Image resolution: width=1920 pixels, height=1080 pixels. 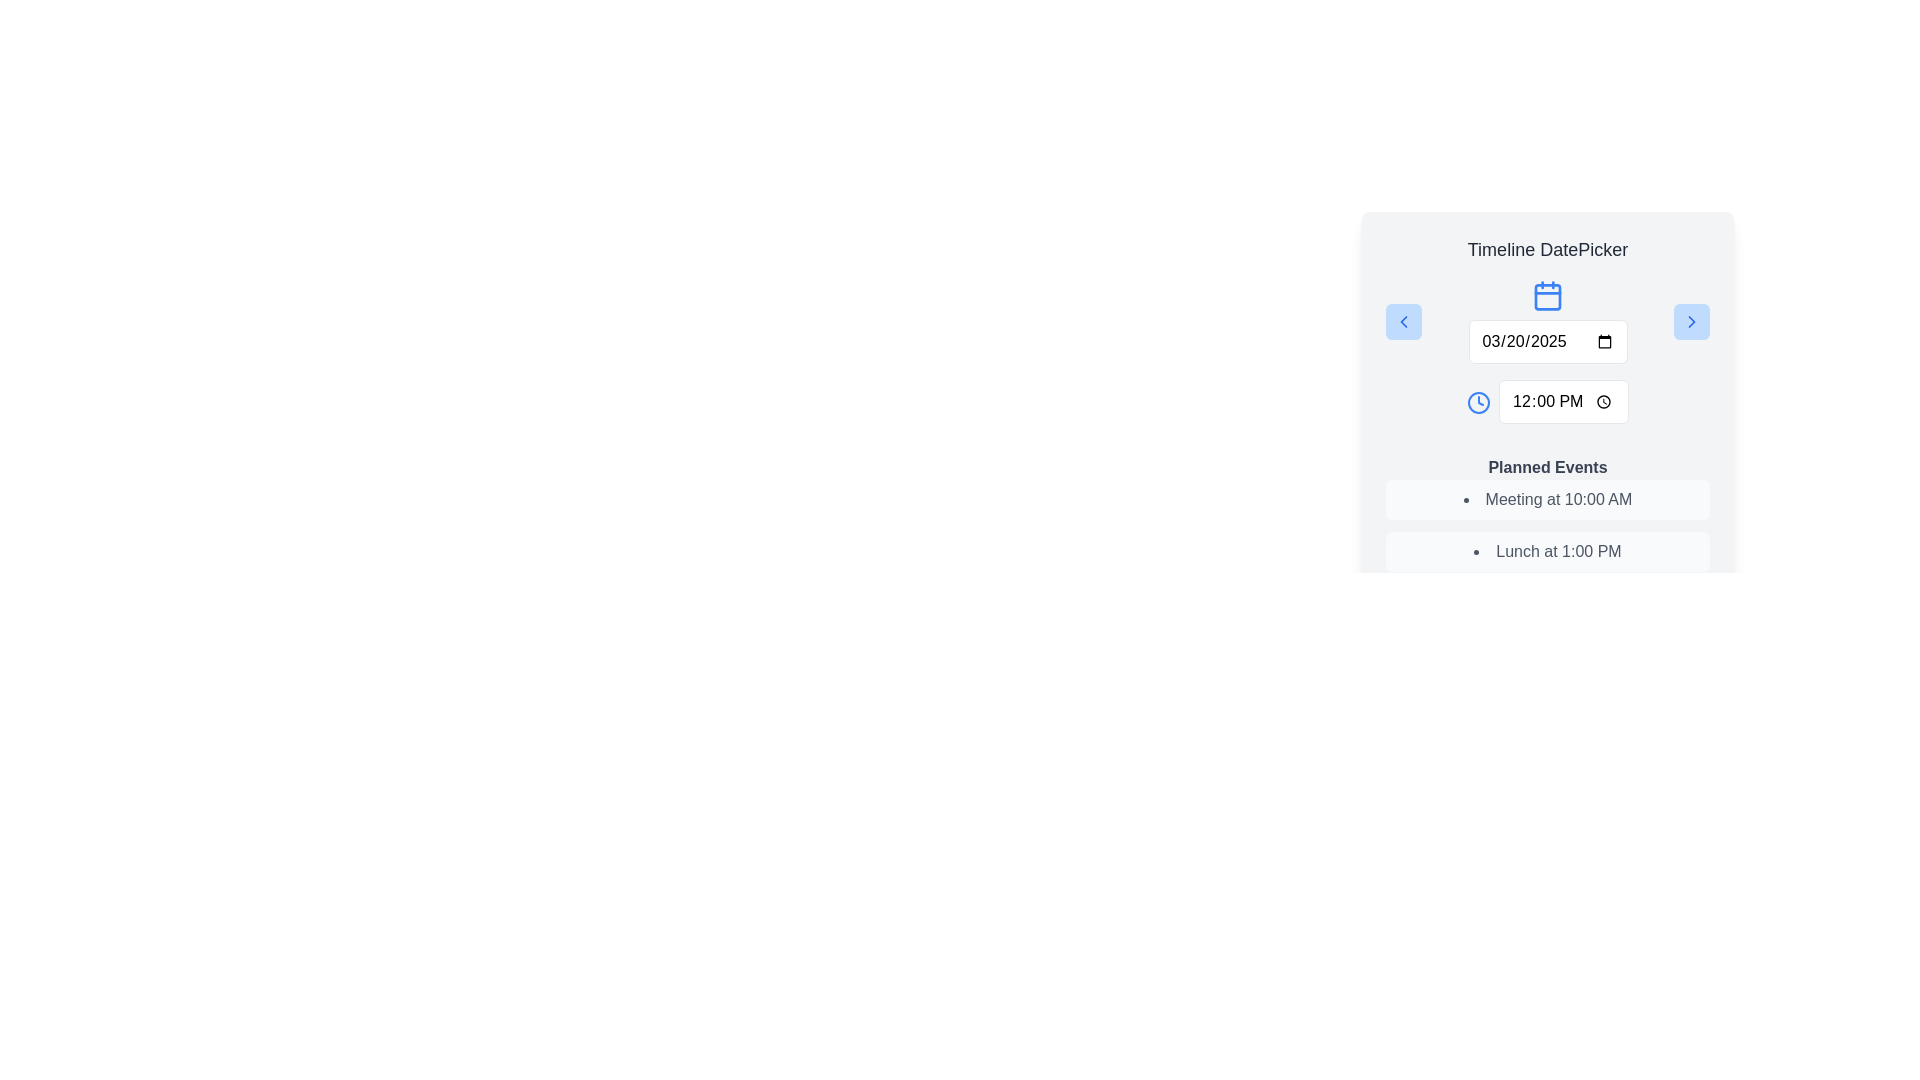 I want to click on the text label or heading that serves as a descriptive title for the timeline and date-picking section, located in the header section above the date and time input fields, so click(x=1547, y=249).